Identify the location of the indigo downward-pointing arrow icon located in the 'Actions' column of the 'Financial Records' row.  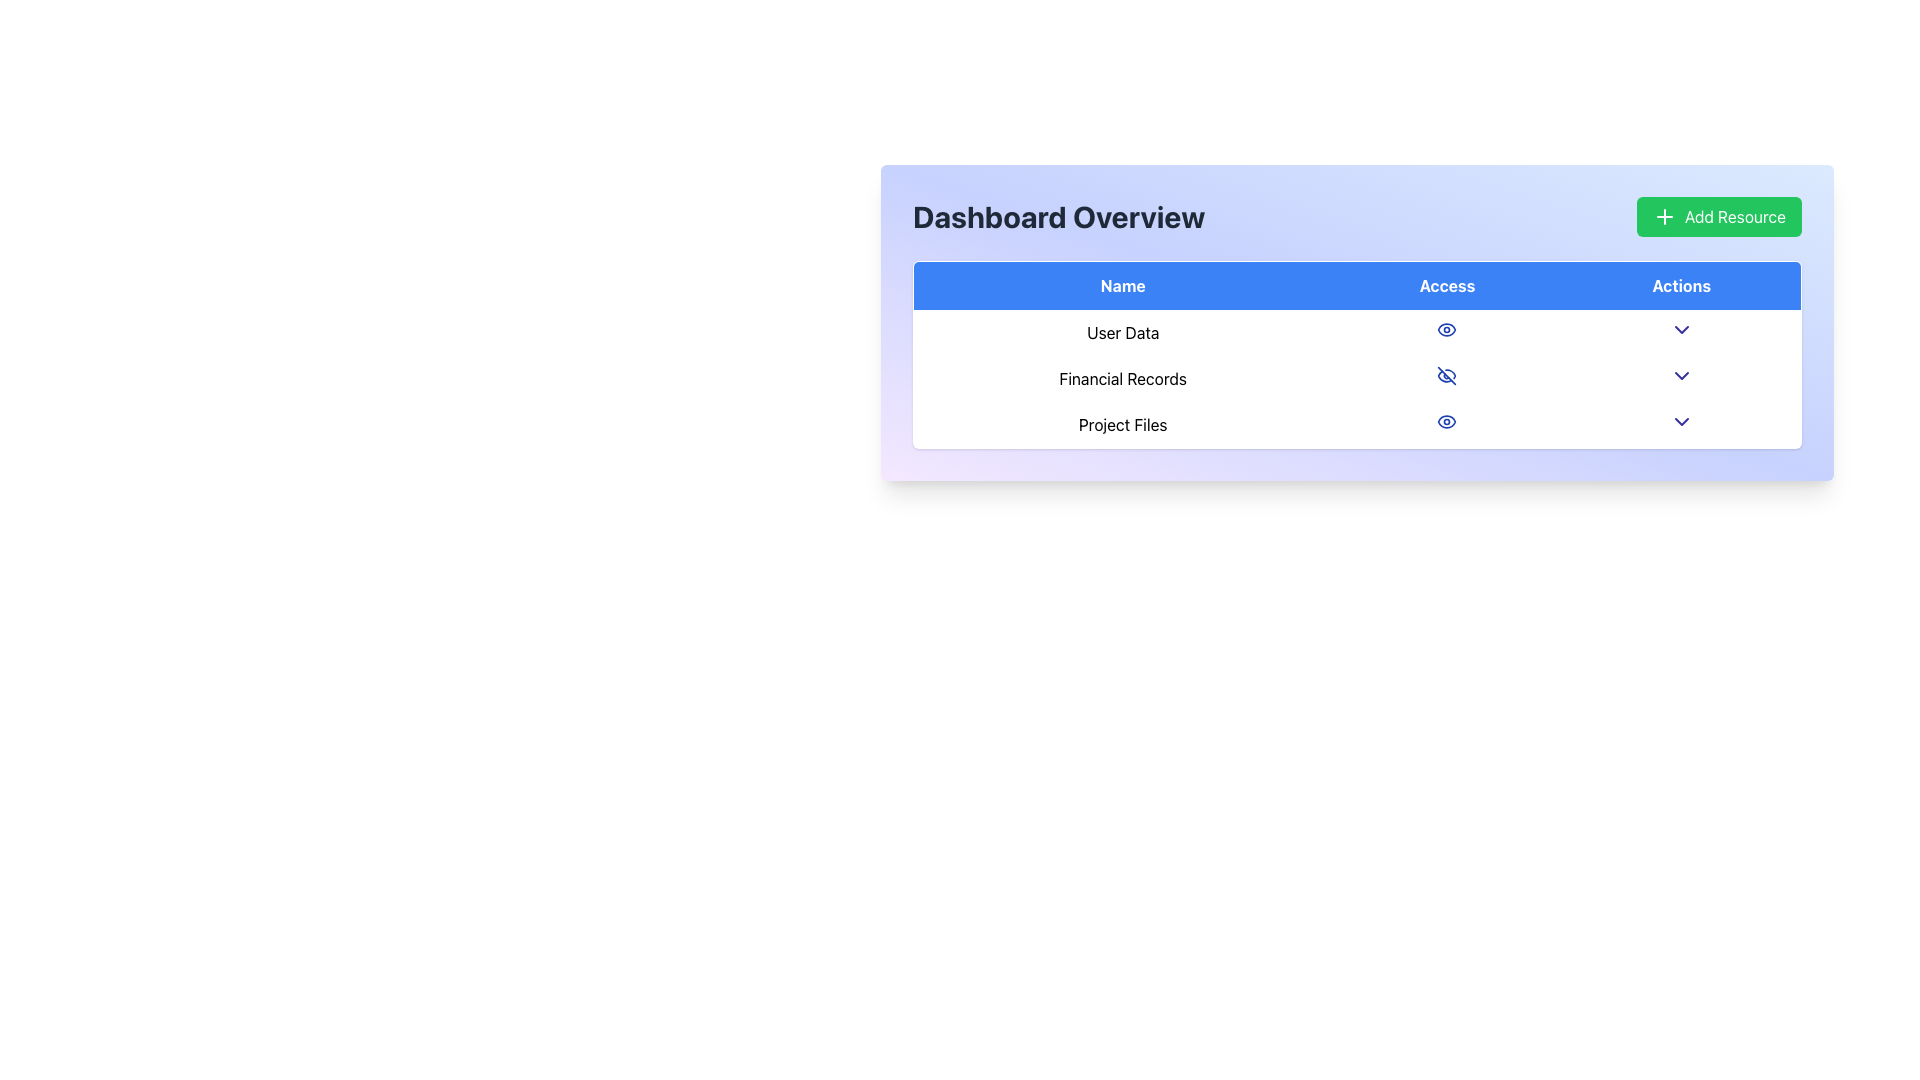
(1680, 378).